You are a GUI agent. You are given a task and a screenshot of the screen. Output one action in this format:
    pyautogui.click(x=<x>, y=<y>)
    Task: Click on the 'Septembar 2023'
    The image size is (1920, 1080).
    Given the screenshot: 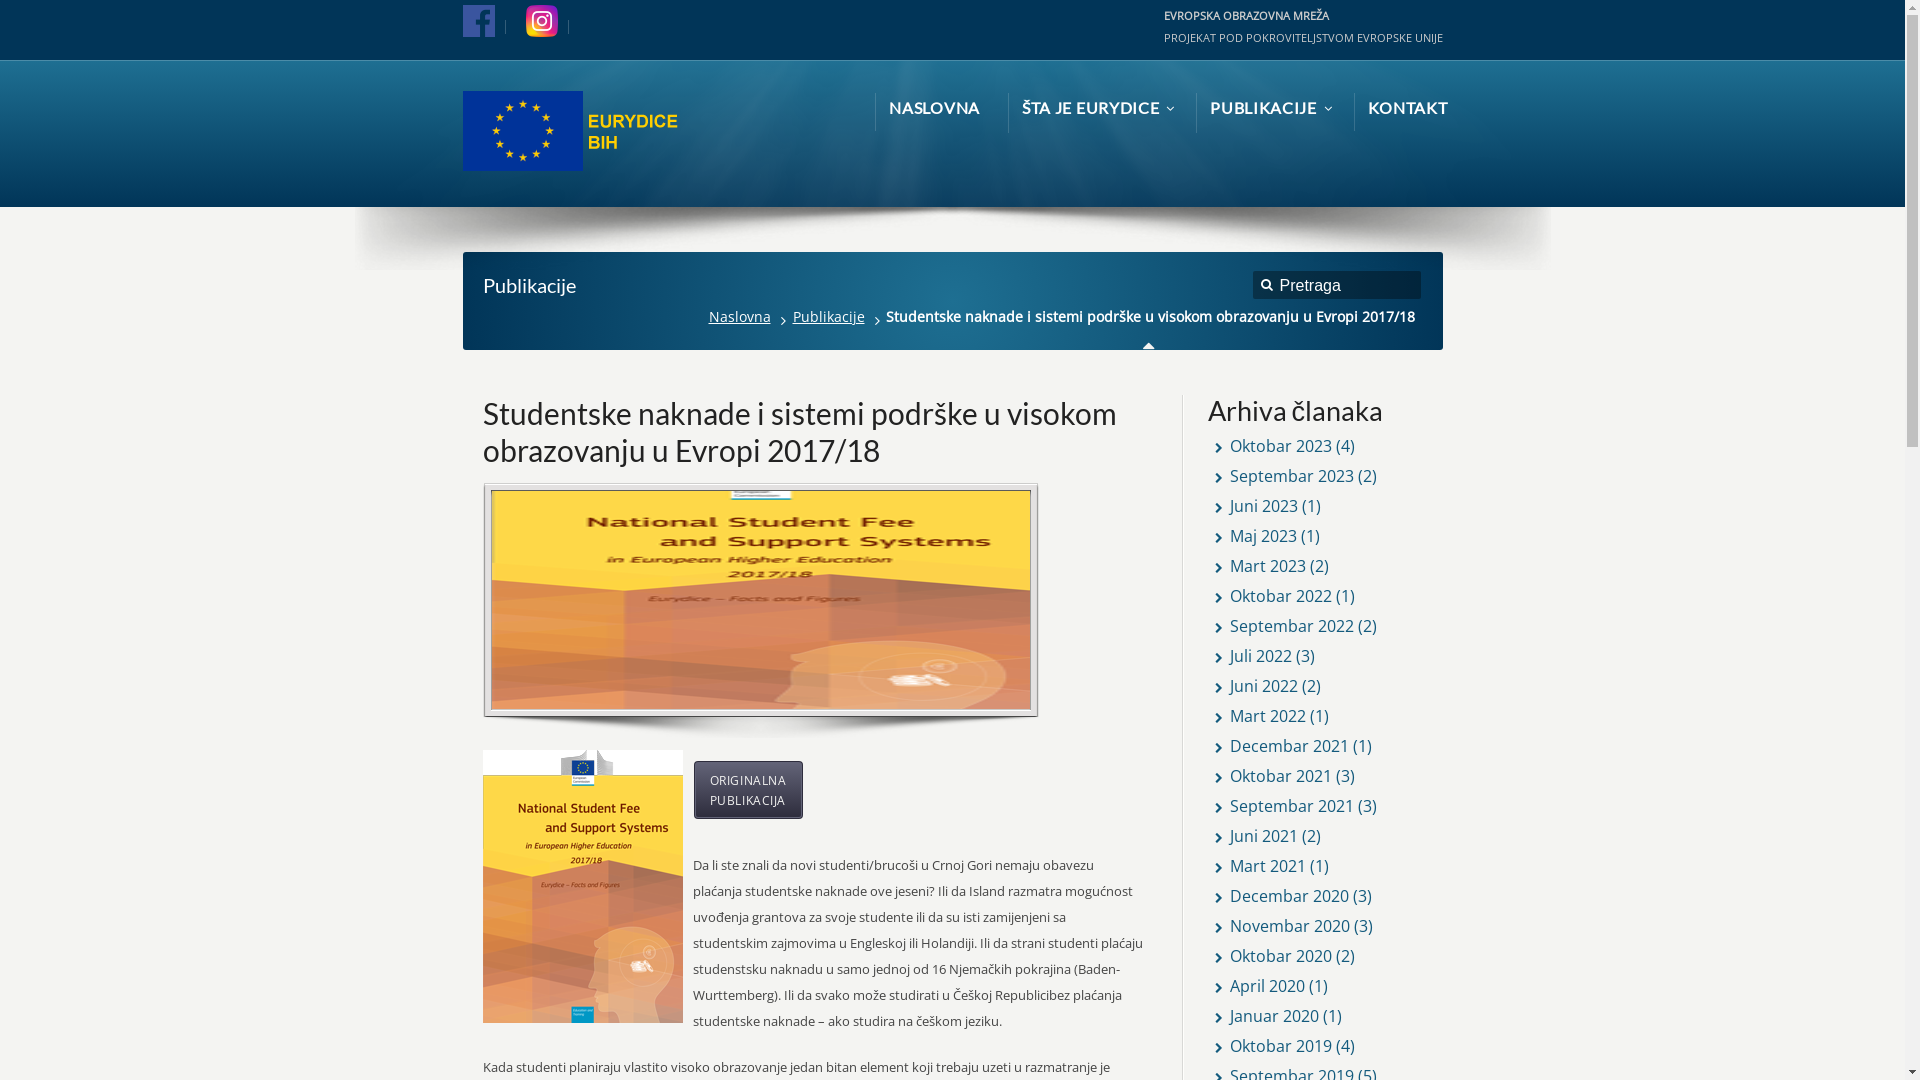 What is the action you would take?
    pyautogui.click(x=1291, y=475)
    